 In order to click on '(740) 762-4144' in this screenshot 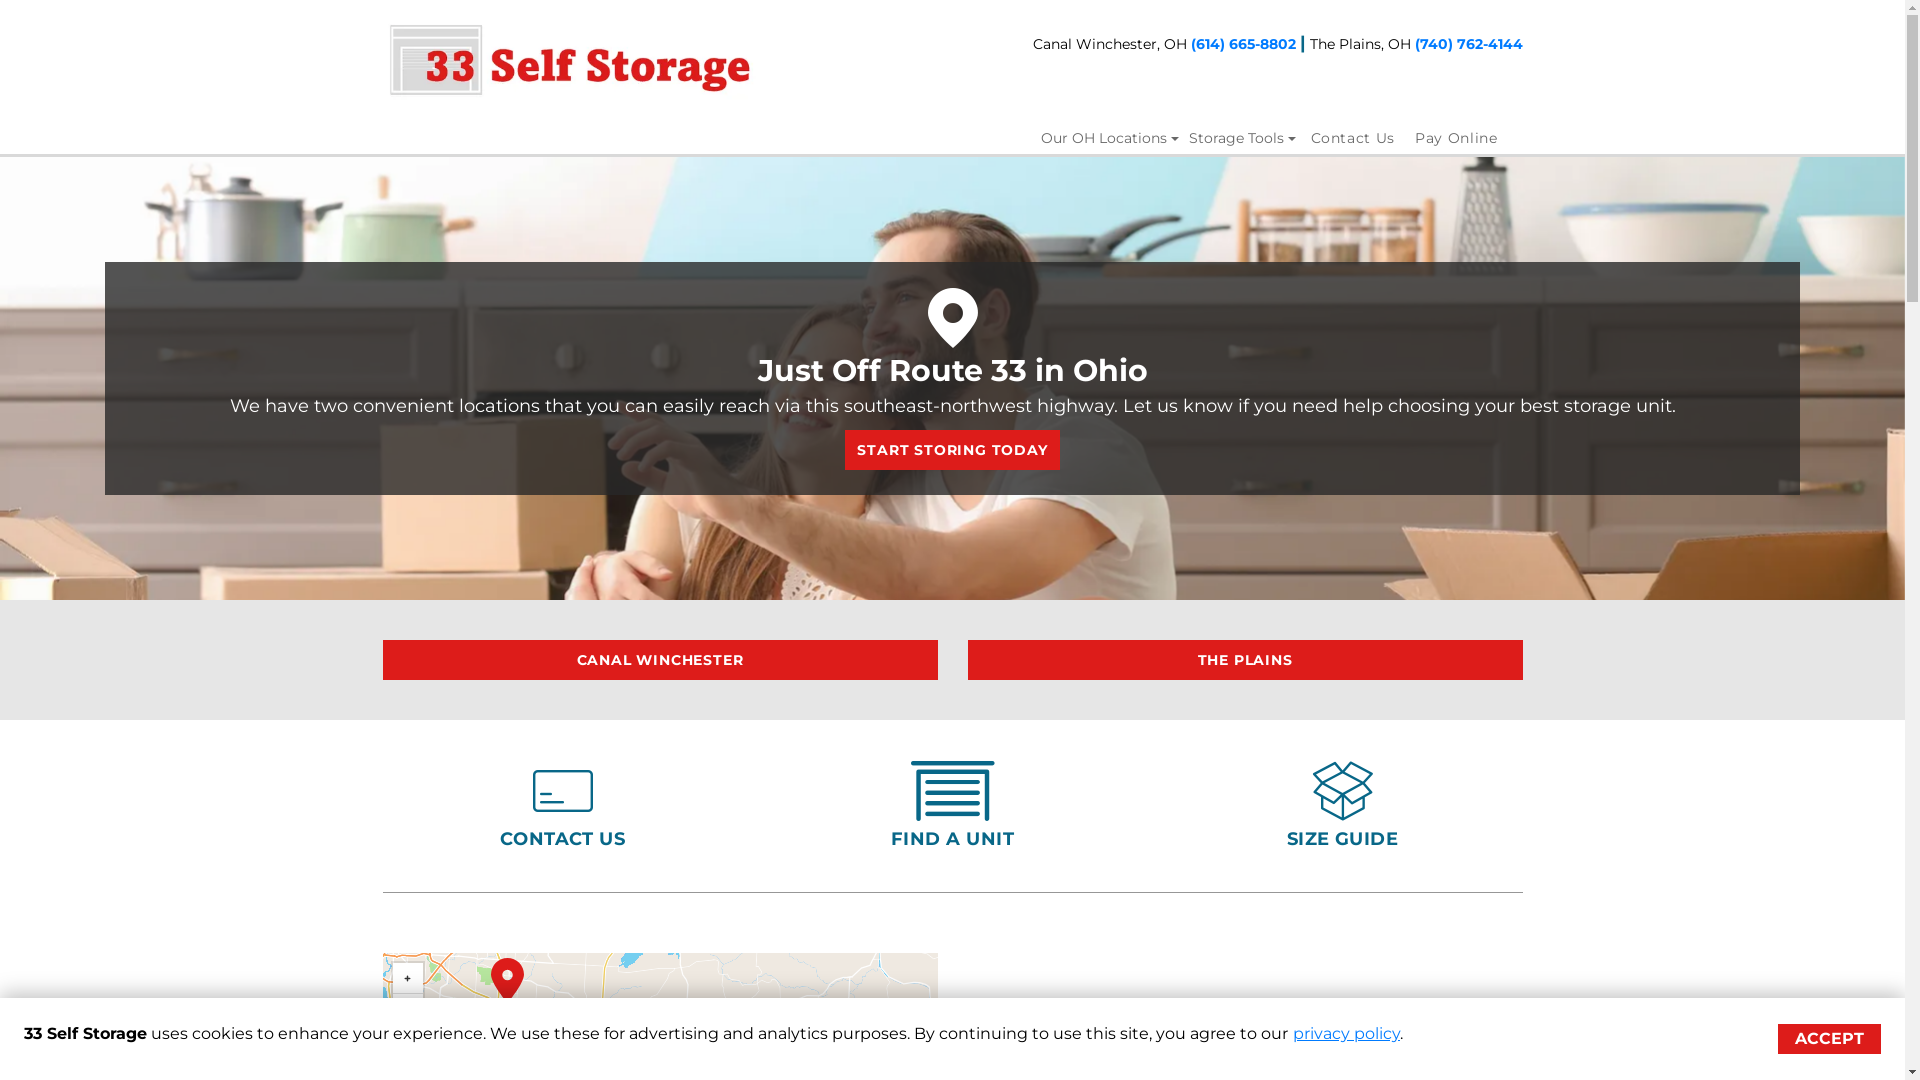, I will do `click(1413, 43)`.